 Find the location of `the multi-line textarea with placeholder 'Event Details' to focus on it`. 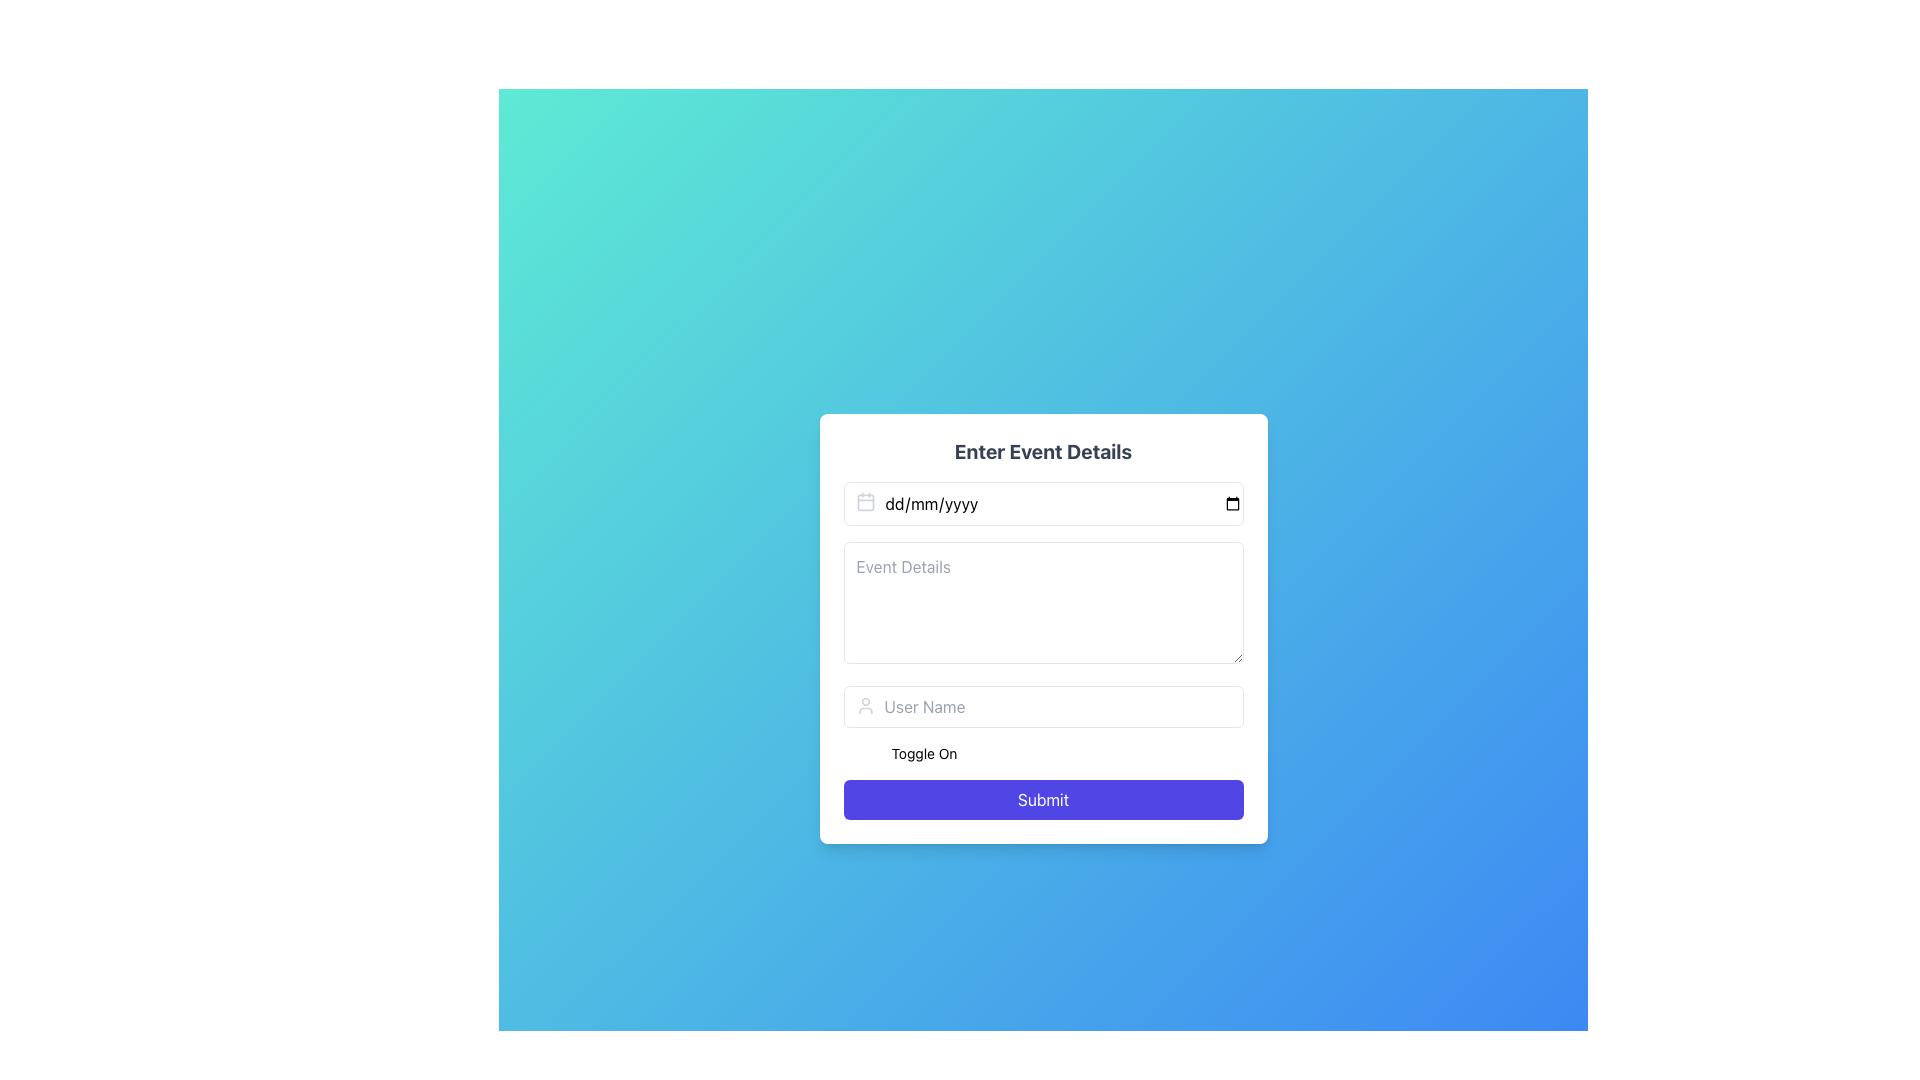

the multi-line textarea with placeholder 'Event Details' to focus on it is located at coordinates (1042, 604).